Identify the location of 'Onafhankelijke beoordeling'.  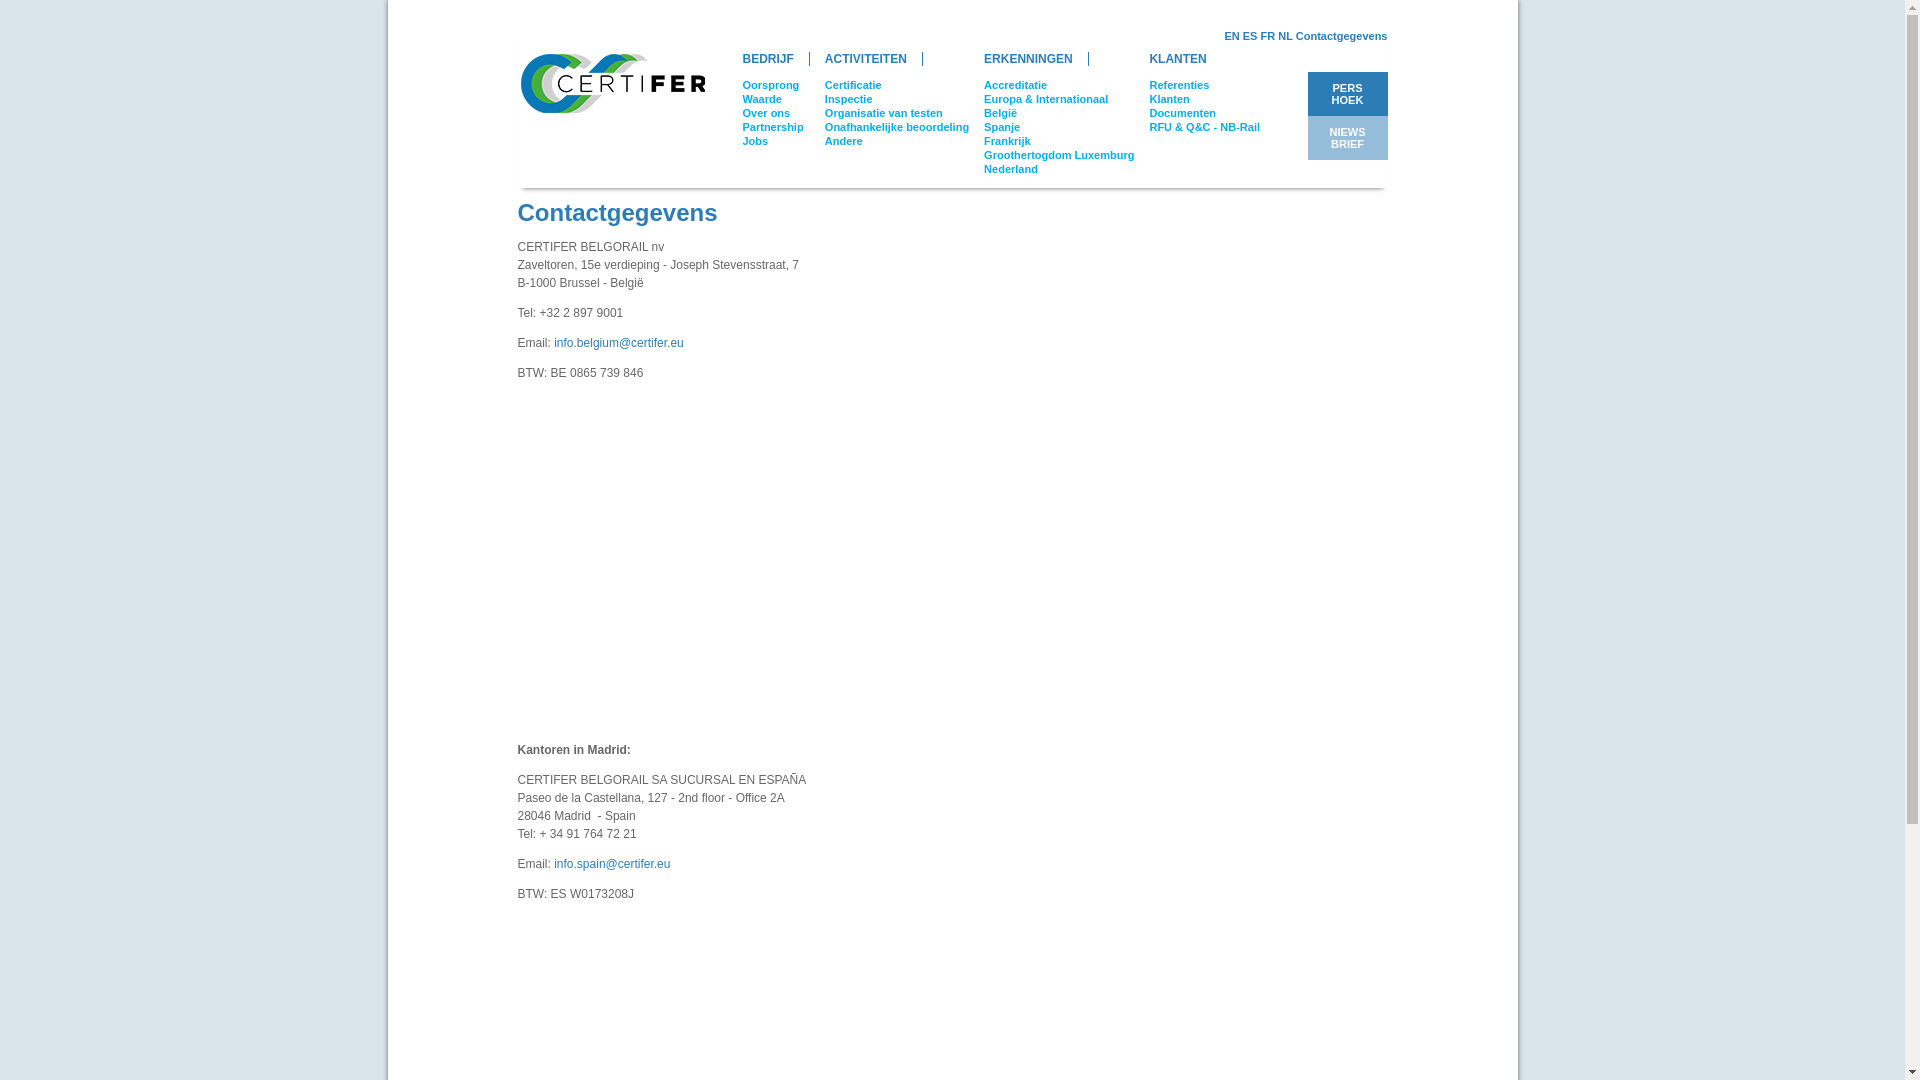
(896, 127).